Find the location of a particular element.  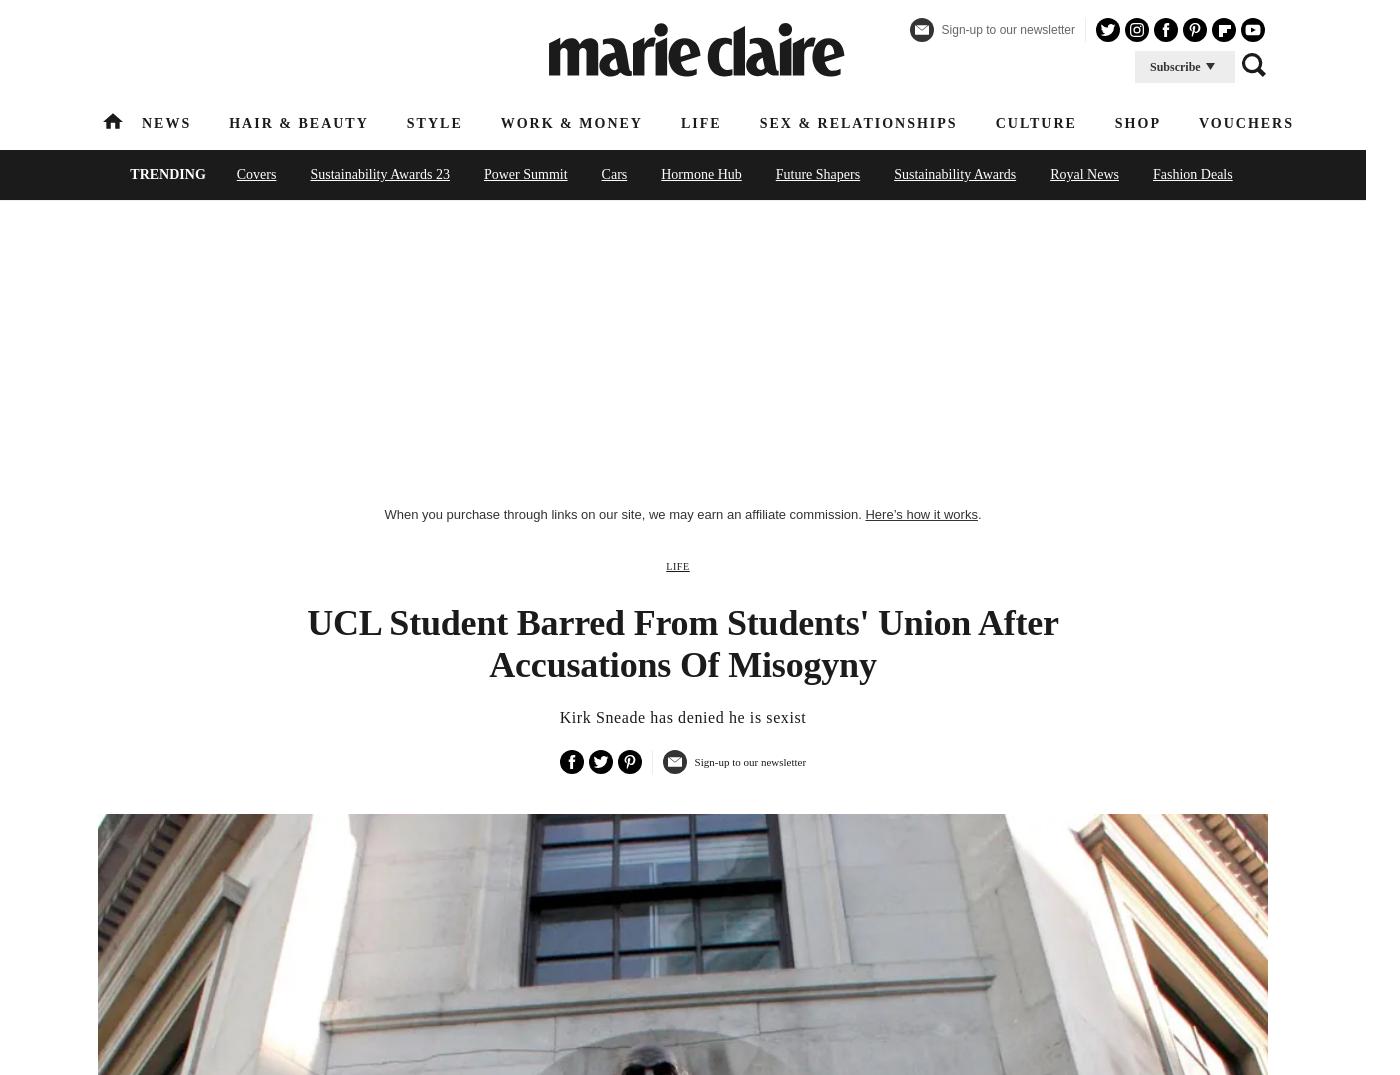

'Trending' is located at coordinates (167, 174).